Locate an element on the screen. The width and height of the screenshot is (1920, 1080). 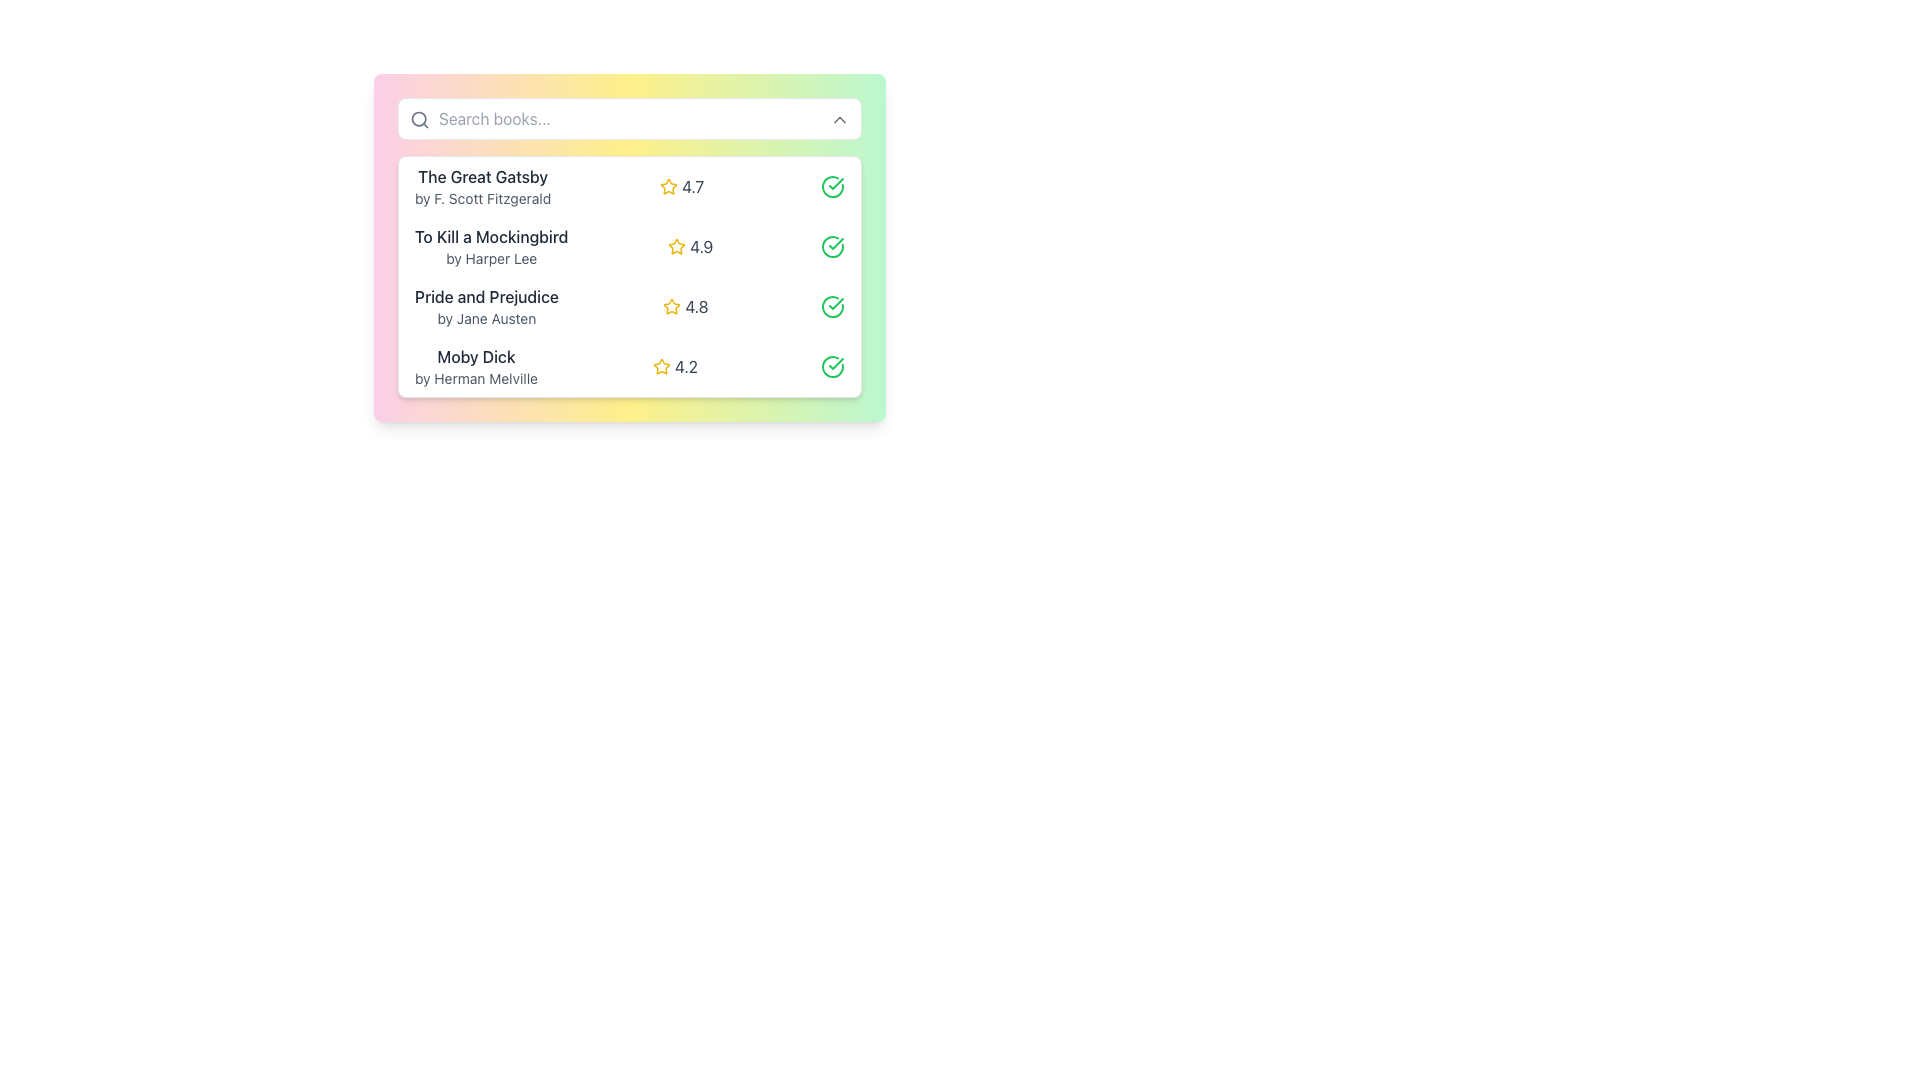
the circular green check icon located next to the rating text '4.2' for the book 'Moby Dick by Herman Melville' is located at coordinates (832, 366).